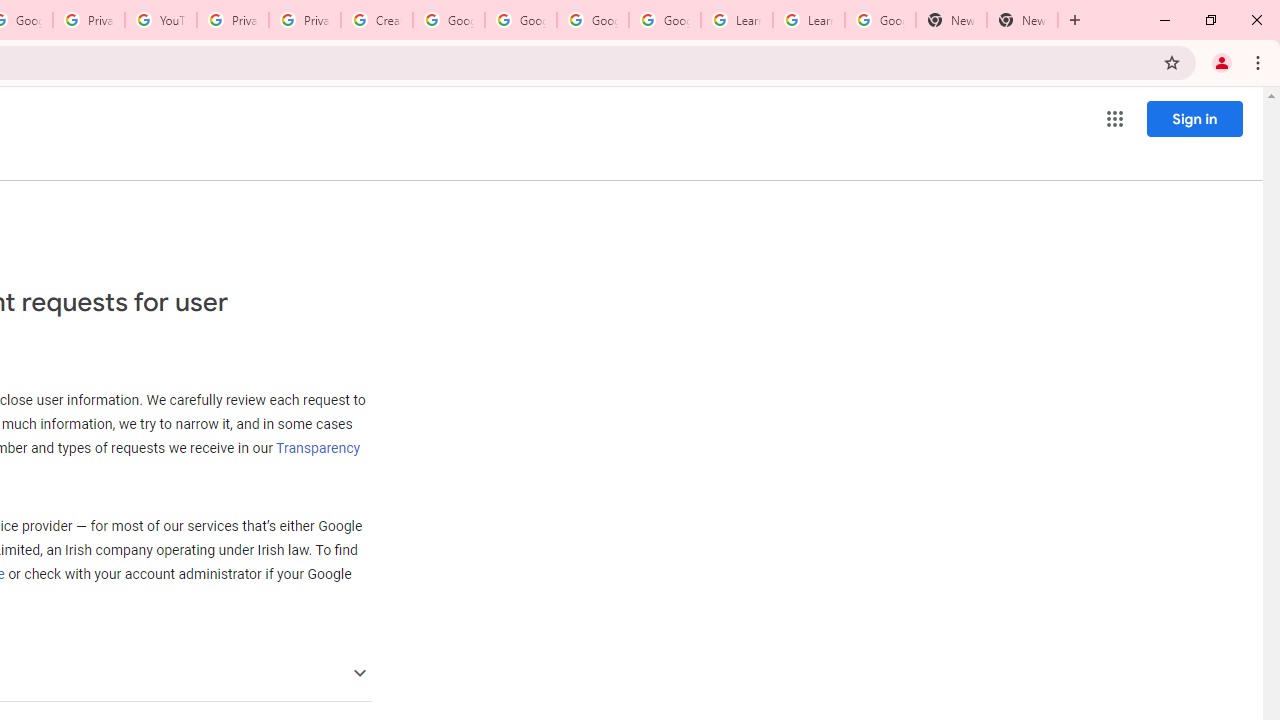 The width and height of the screenshot is (1280, 720). What do you see at coordinates (520, 20) in the screenshot?
I see `'Google Account Help'` at bounding box center [520, 20].